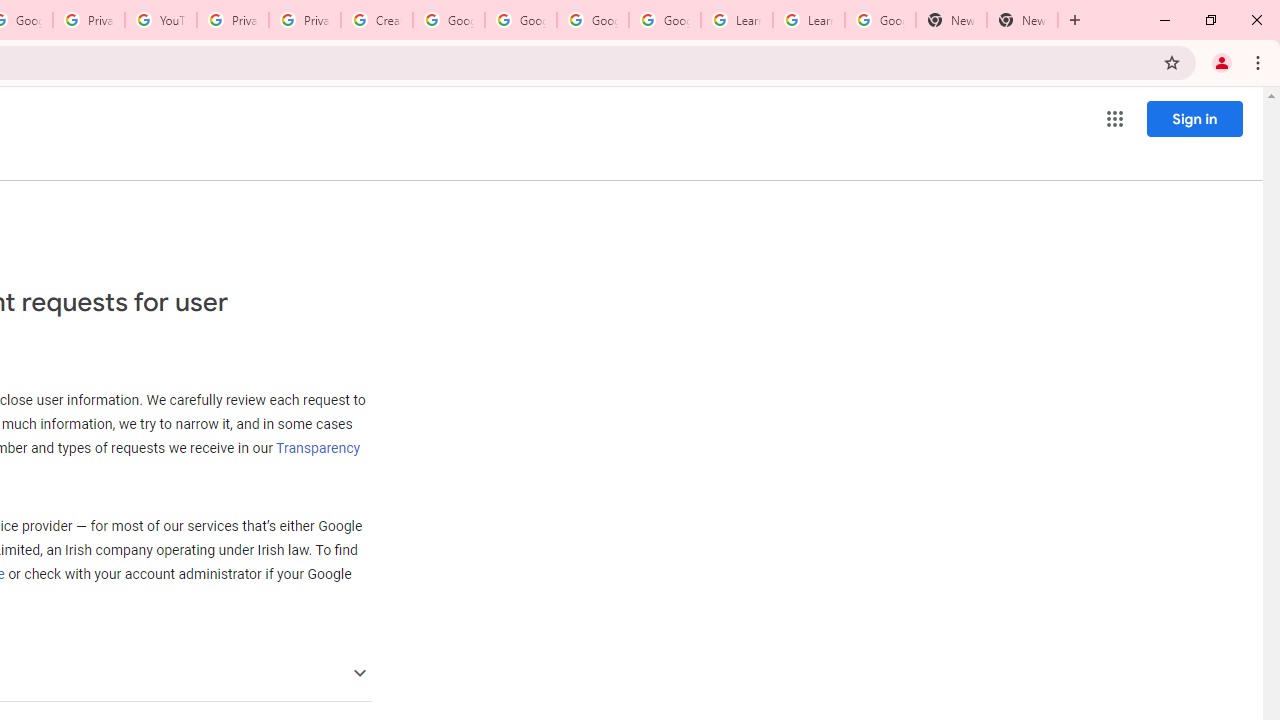 The width and height of the screenshot is (1280, 720). What do you see at coordinates (520, 20) in the screenshot?
I see `'Google Account Help'` at bounding box center [520, 20].